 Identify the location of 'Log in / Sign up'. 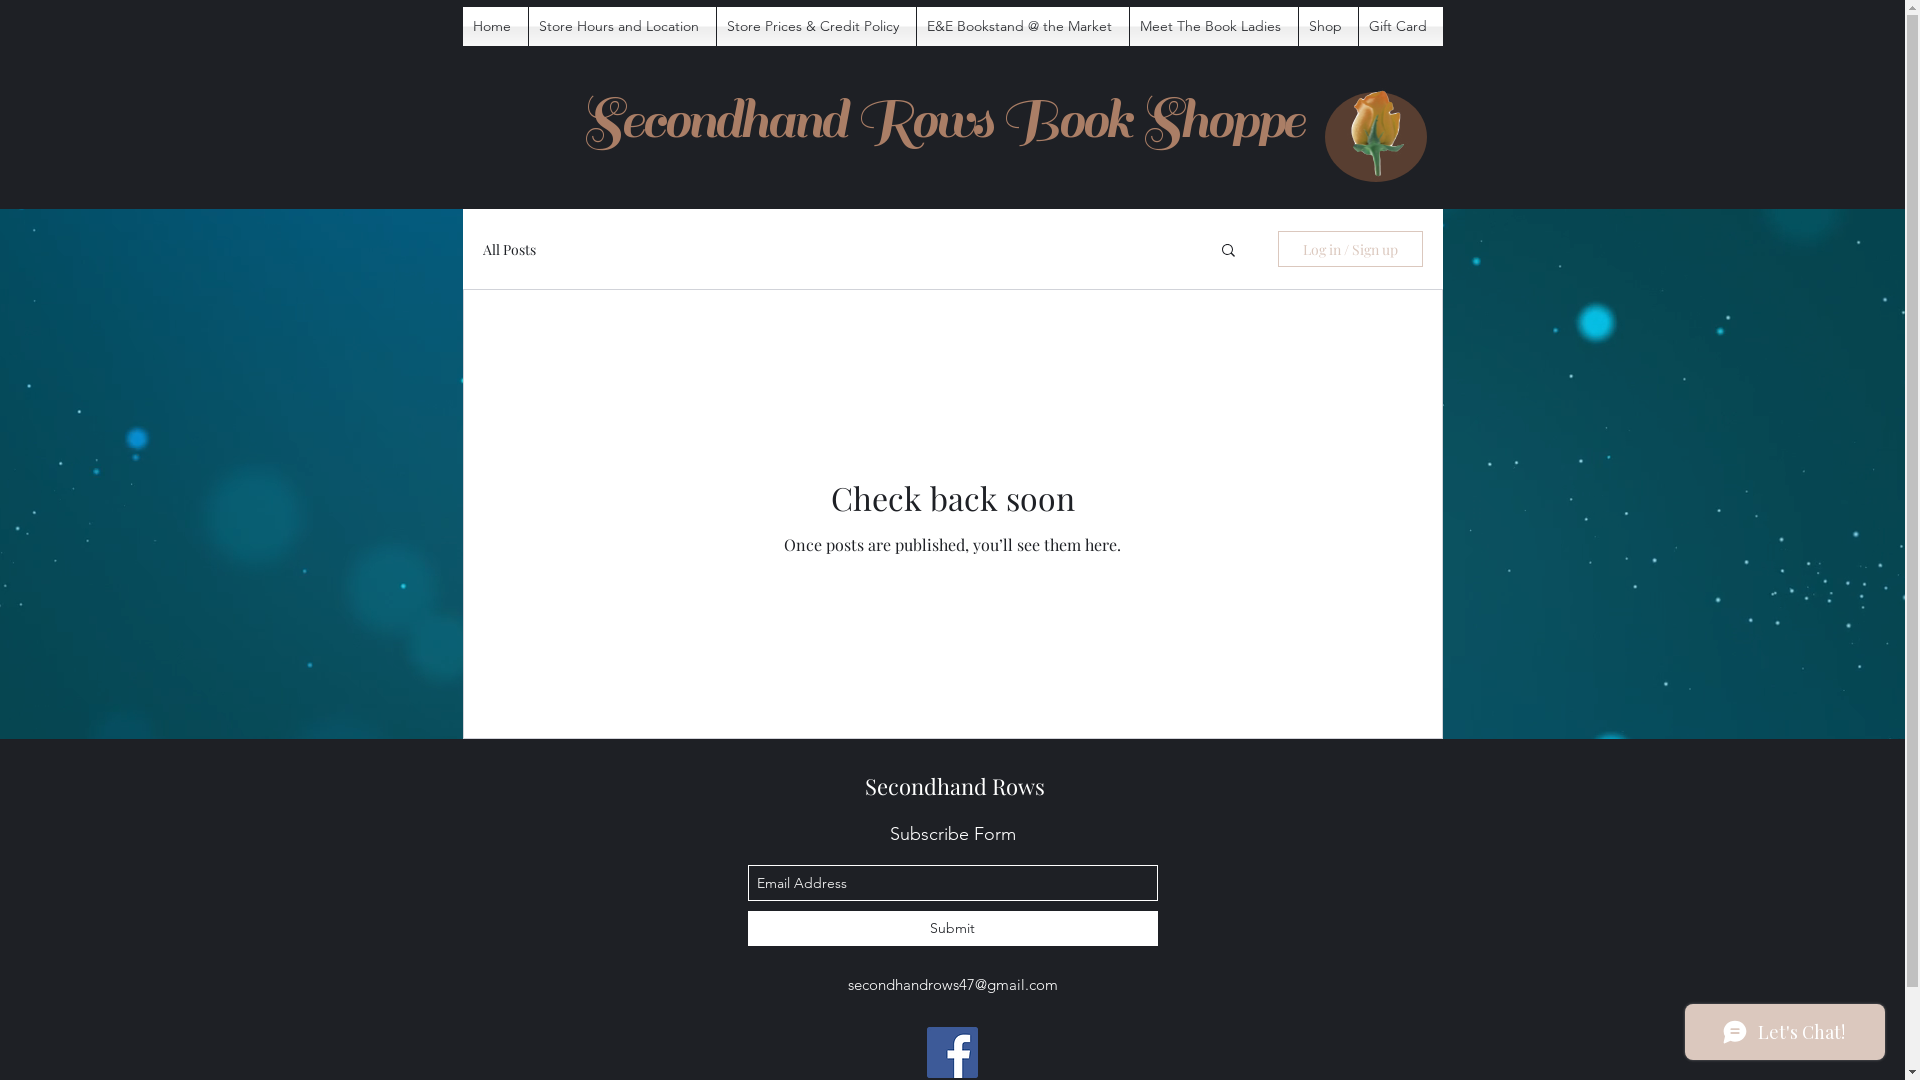
(1350, 248).